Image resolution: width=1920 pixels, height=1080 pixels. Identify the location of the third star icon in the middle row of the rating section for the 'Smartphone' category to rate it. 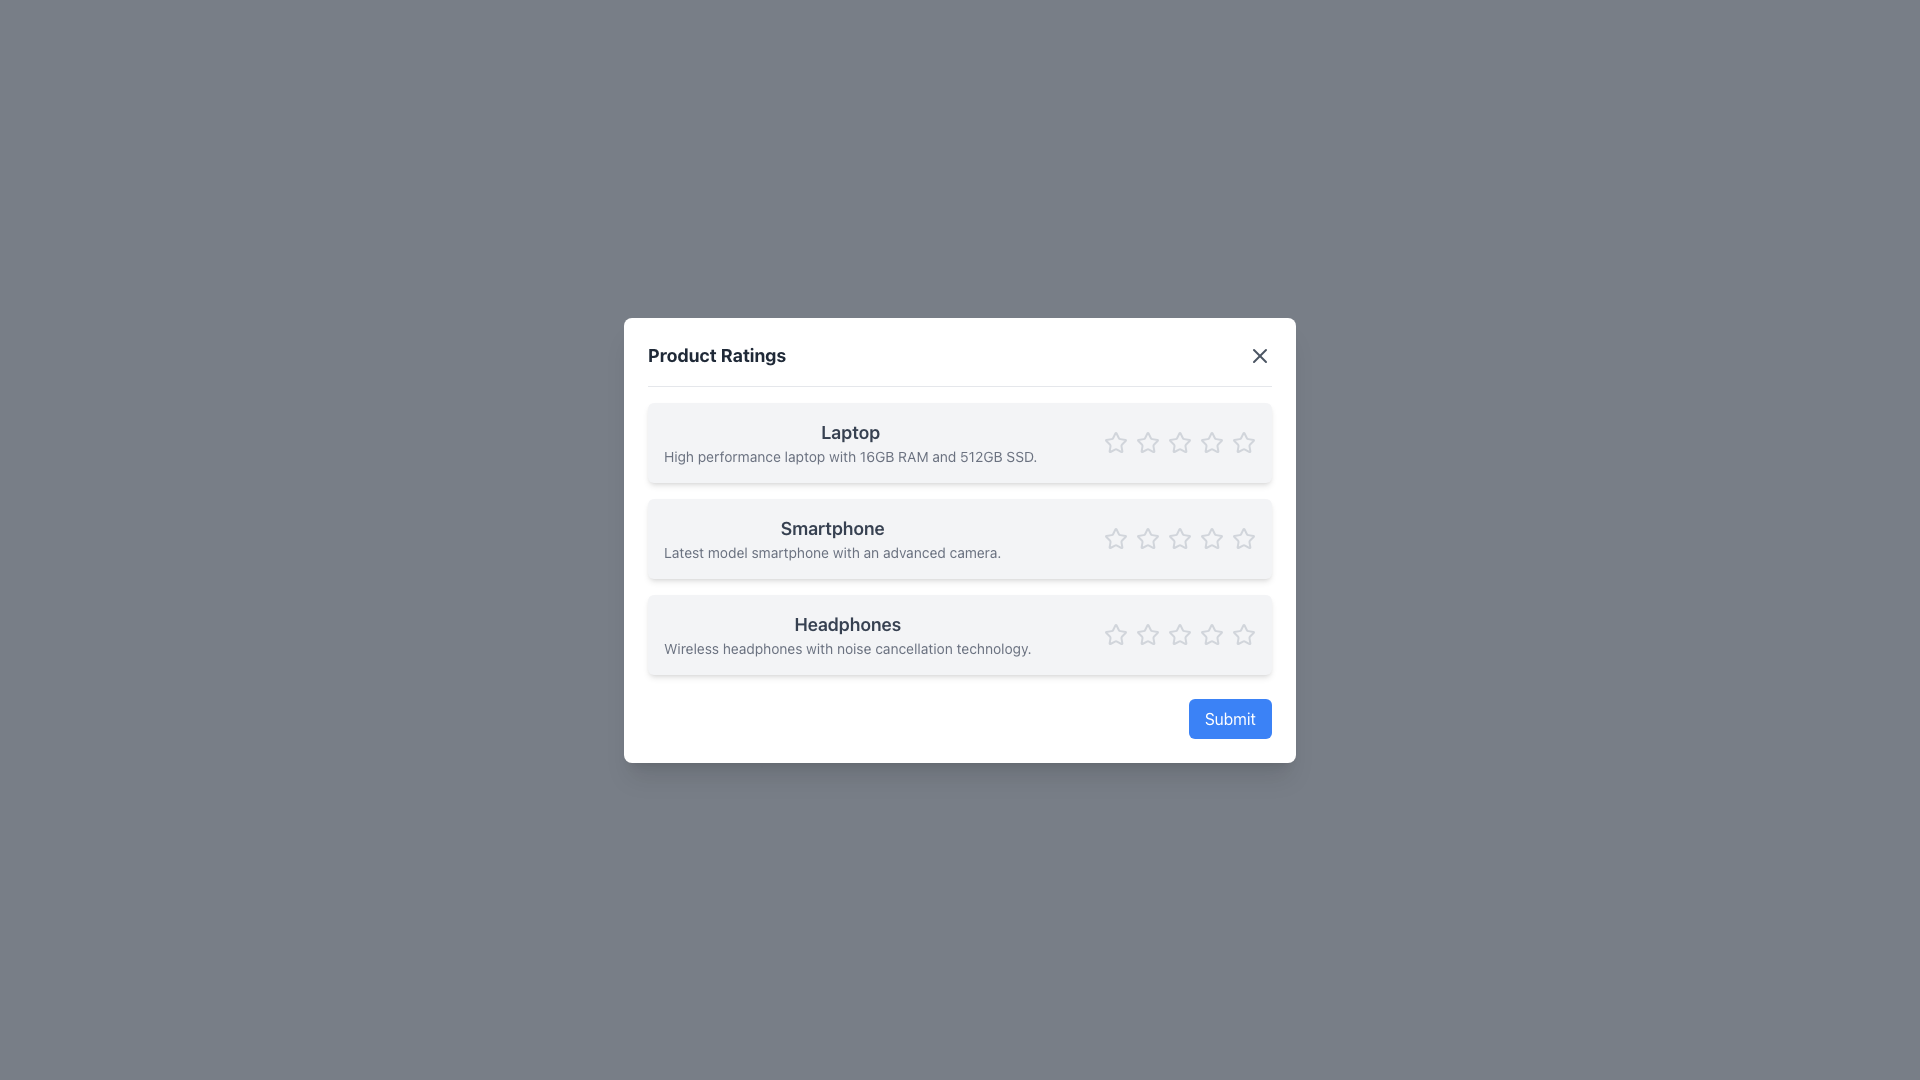
(1179, 536).